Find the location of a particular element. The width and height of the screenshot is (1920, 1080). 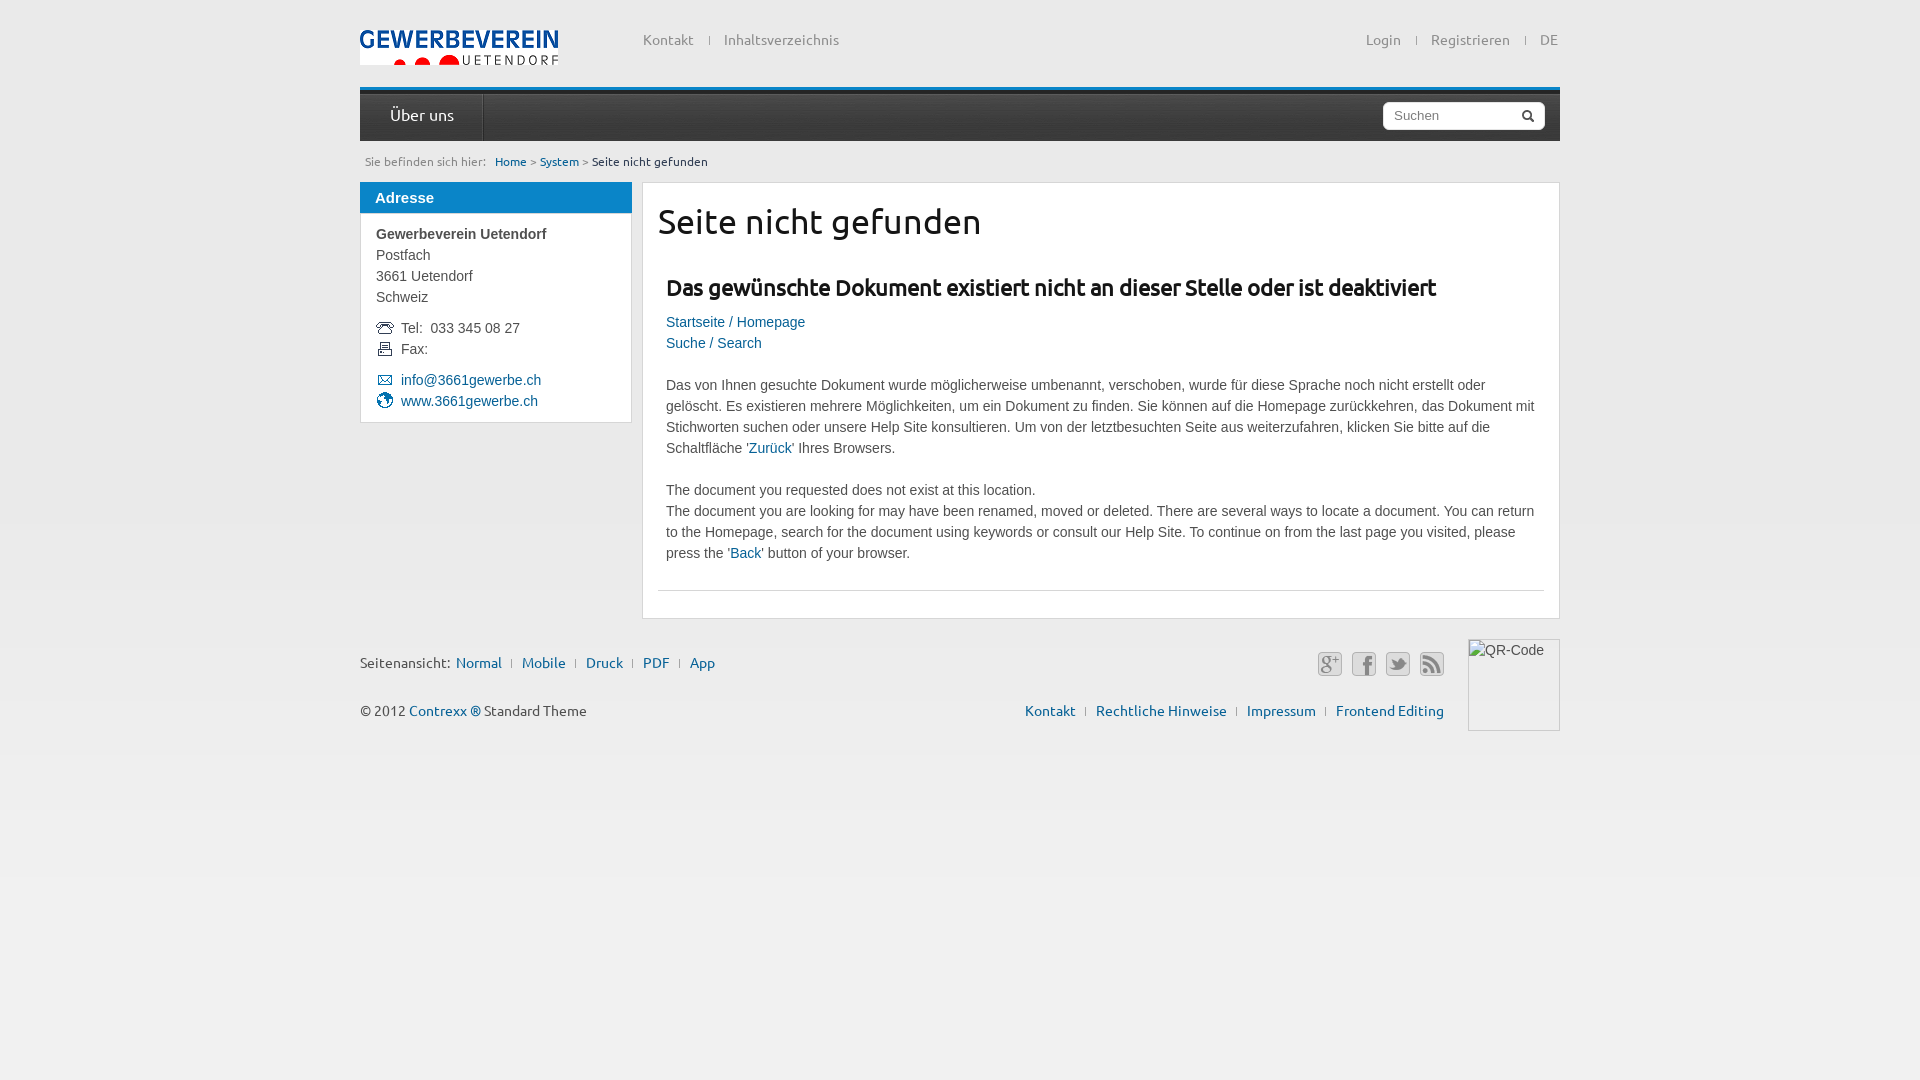

'PDF' is located at coordinates (643, 662).